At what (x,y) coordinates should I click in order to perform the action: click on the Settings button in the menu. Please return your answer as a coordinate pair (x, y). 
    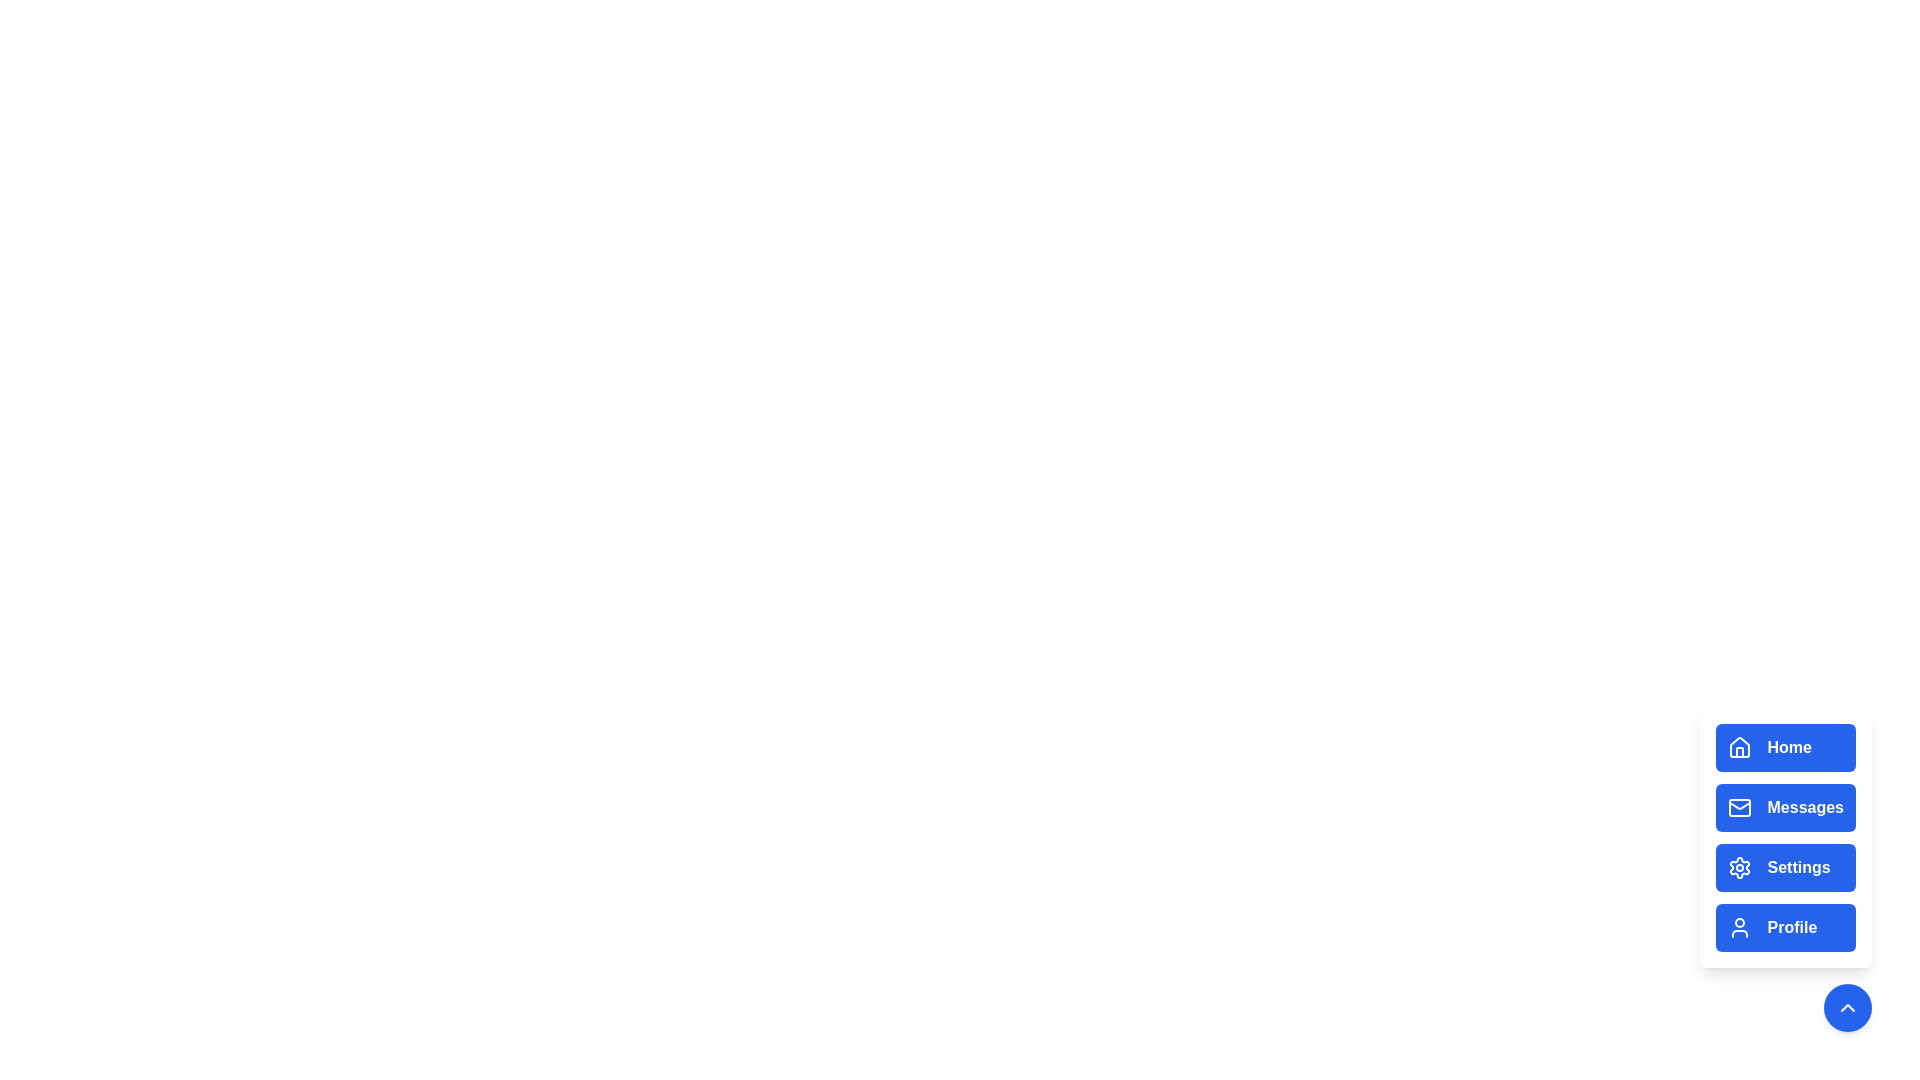
    Looking at the image, I should click on (1785, 866).